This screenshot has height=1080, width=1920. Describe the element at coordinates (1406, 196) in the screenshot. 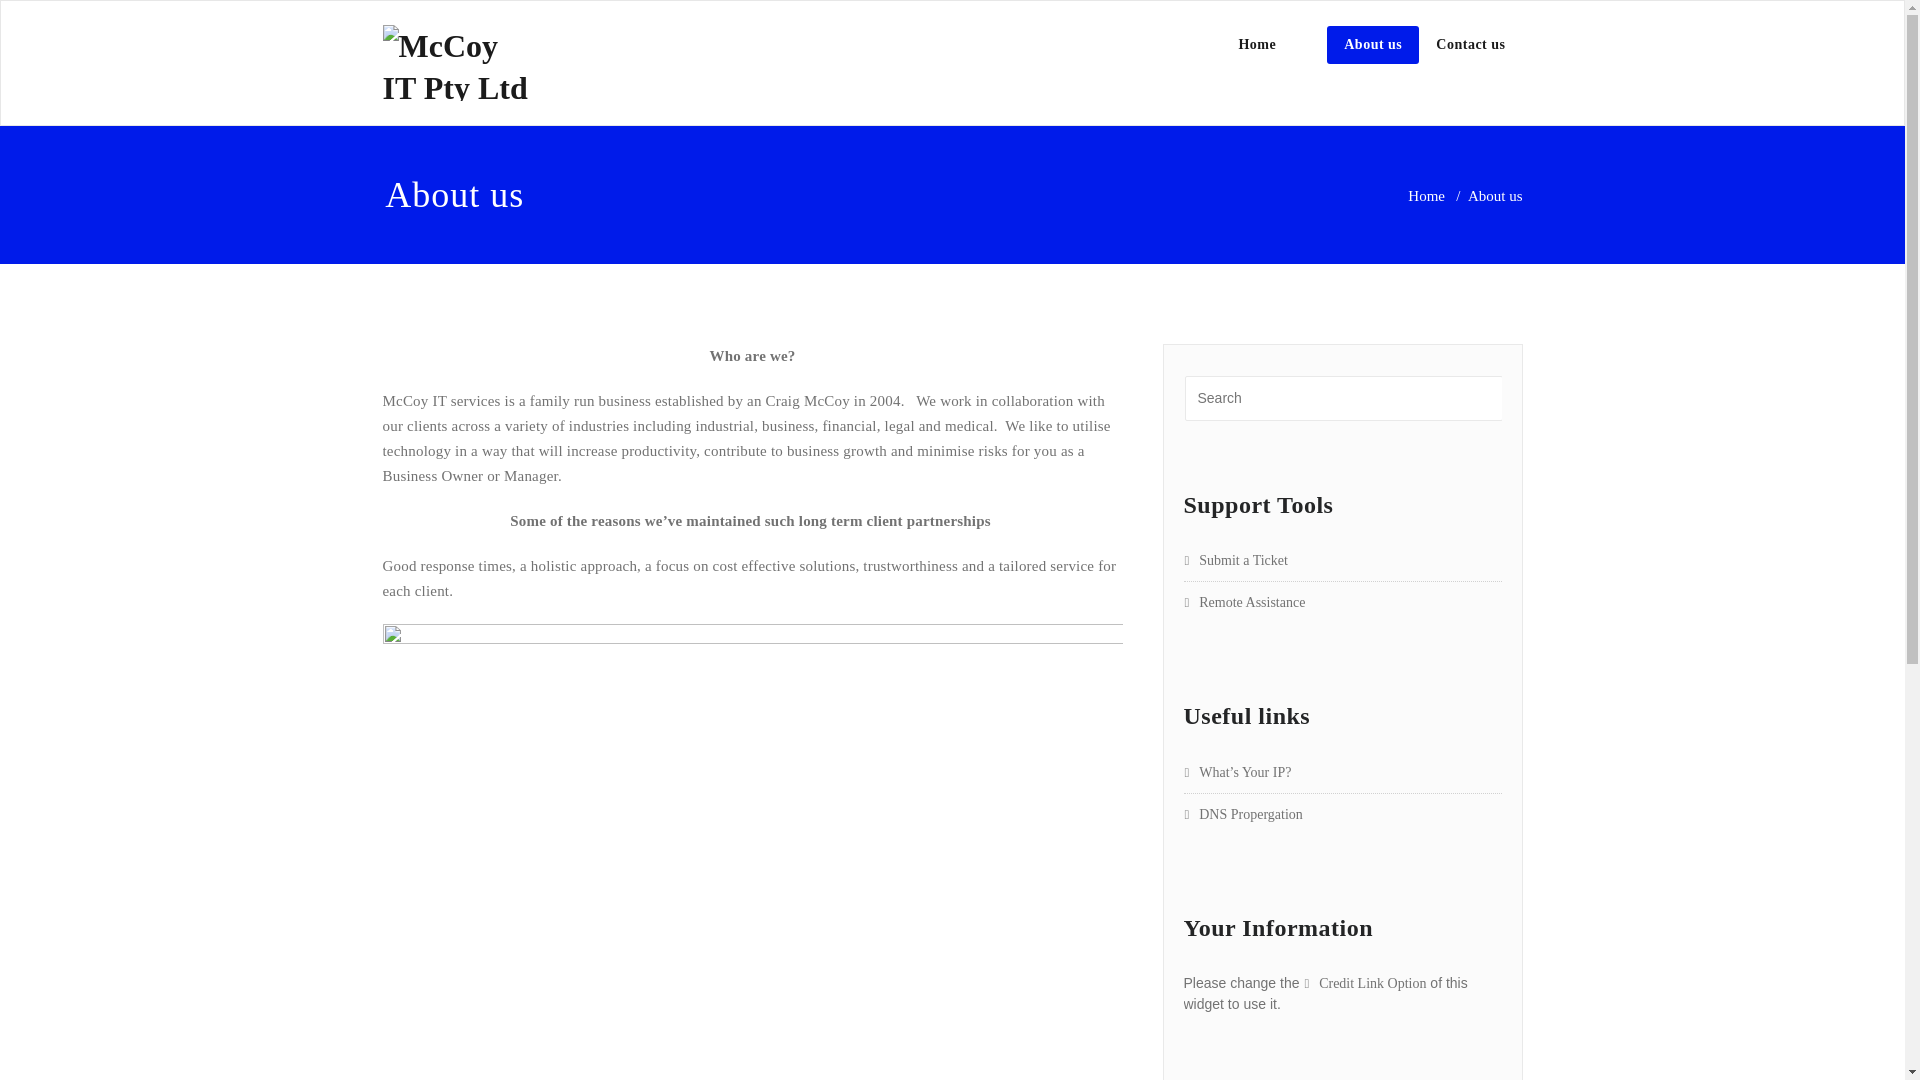

I see `'Home'` at that location.